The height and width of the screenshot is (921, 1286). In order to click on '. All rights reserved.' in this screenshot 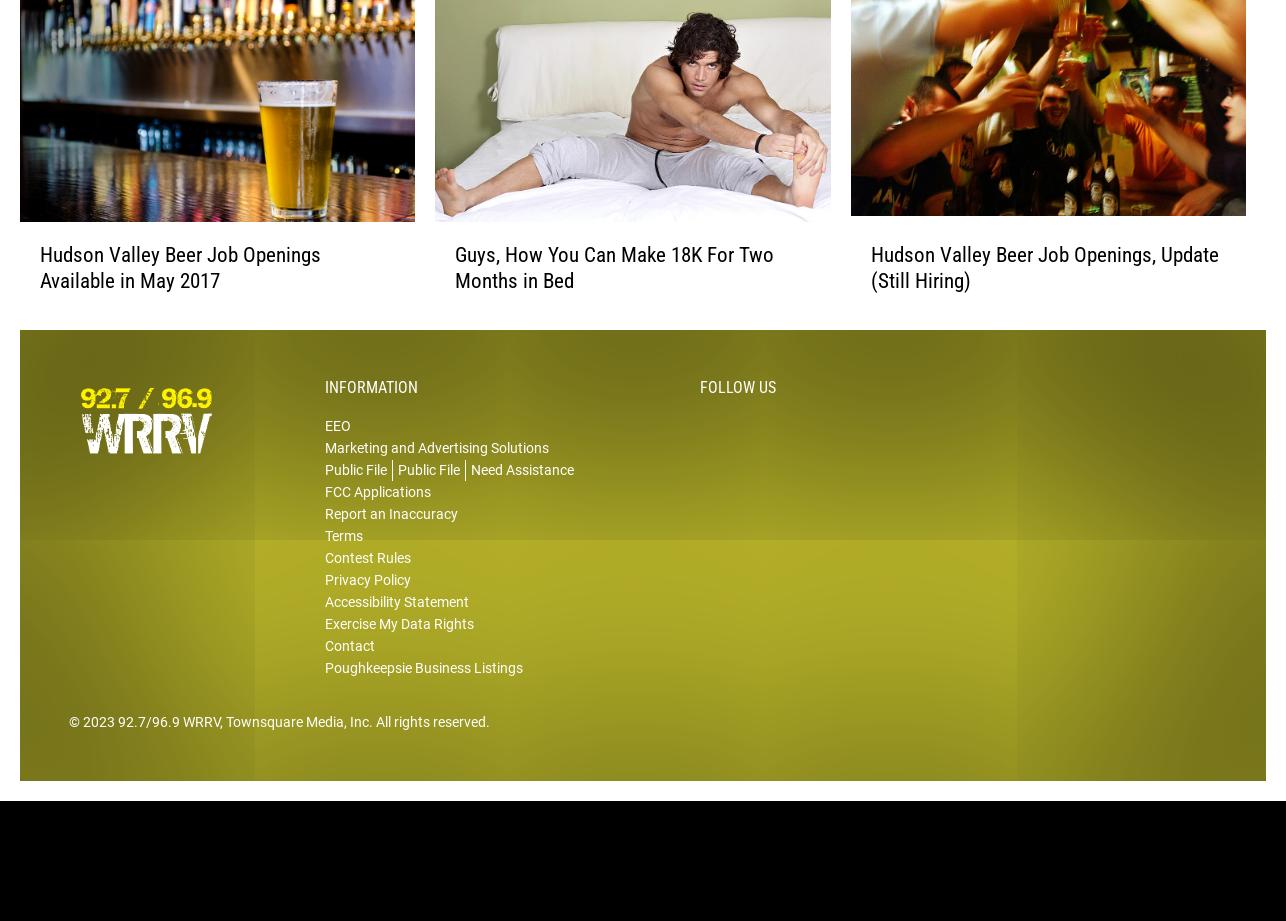, I will do `click(428, 753)`.